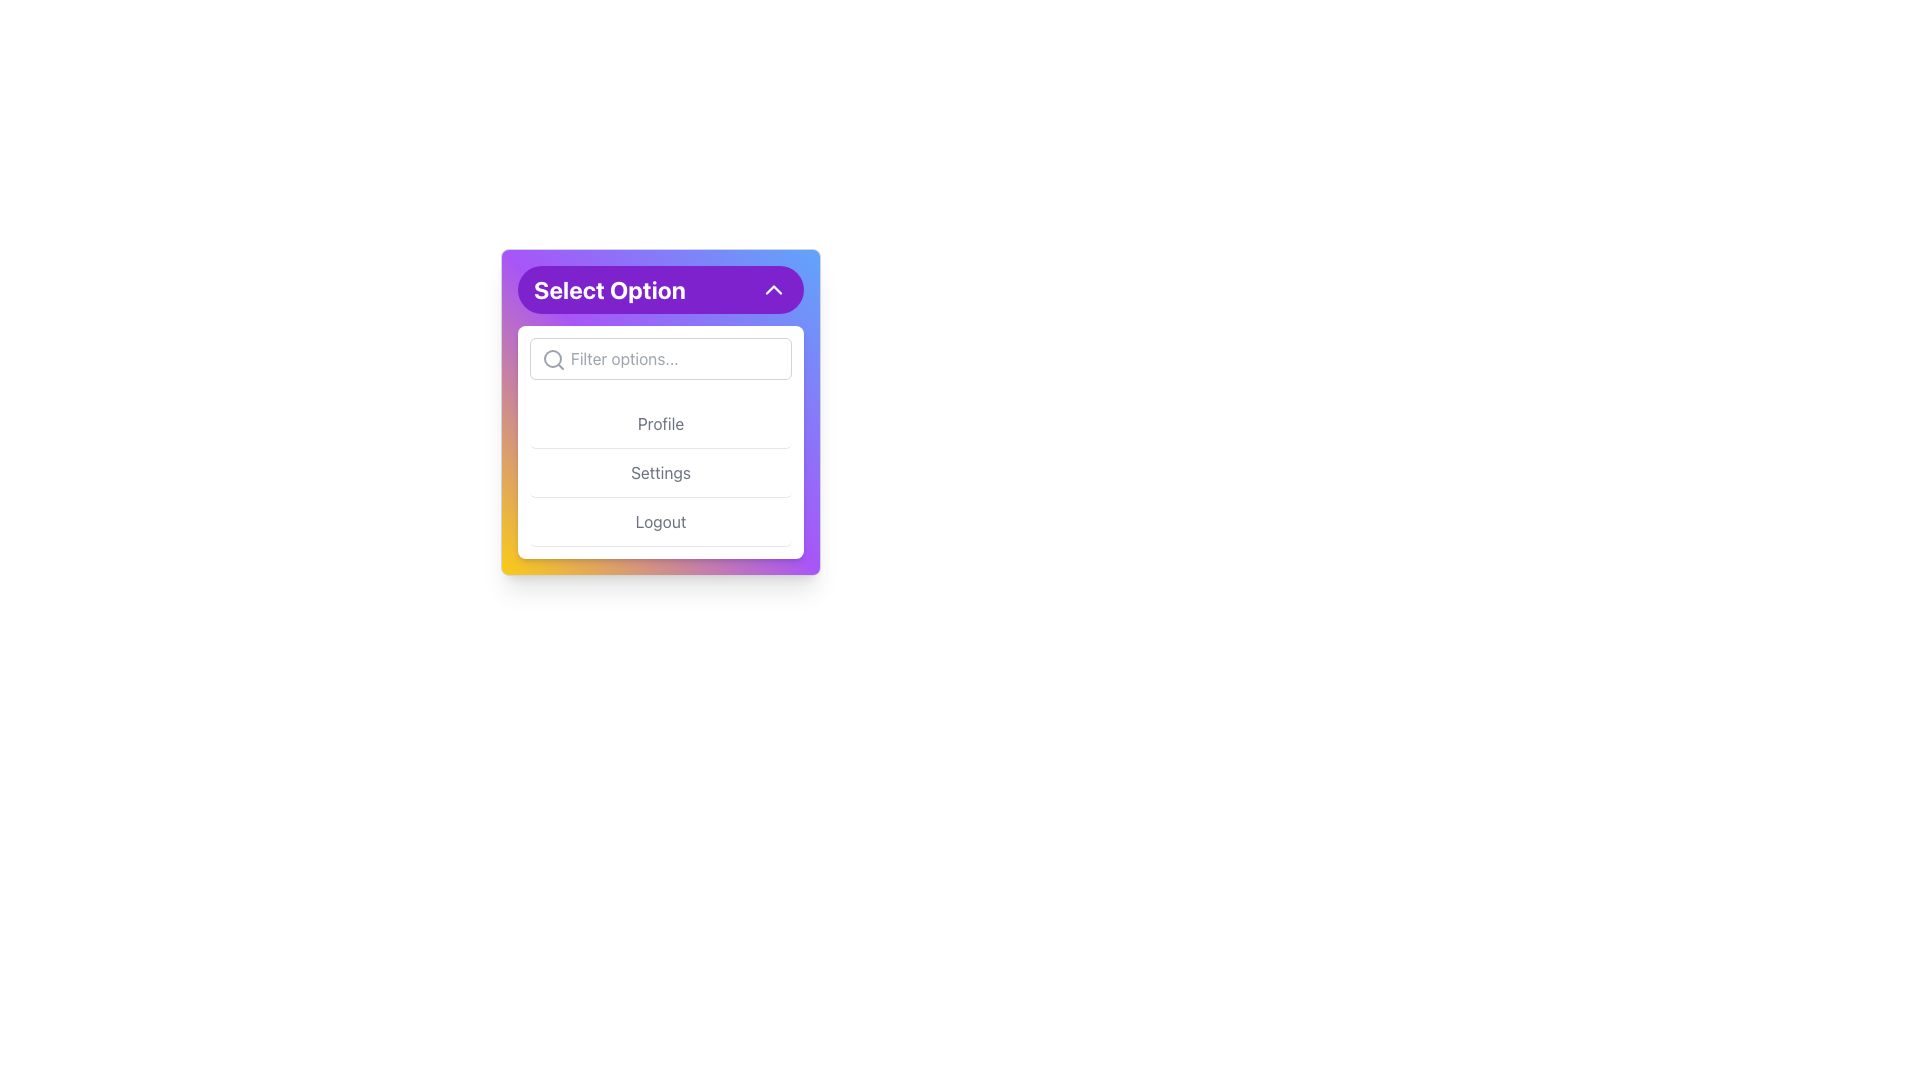  I want to click on the 'Logout' button, which is a rectangular button with rounded corners and a hover effect, located at the bottom of the options list, so click(661, 521).